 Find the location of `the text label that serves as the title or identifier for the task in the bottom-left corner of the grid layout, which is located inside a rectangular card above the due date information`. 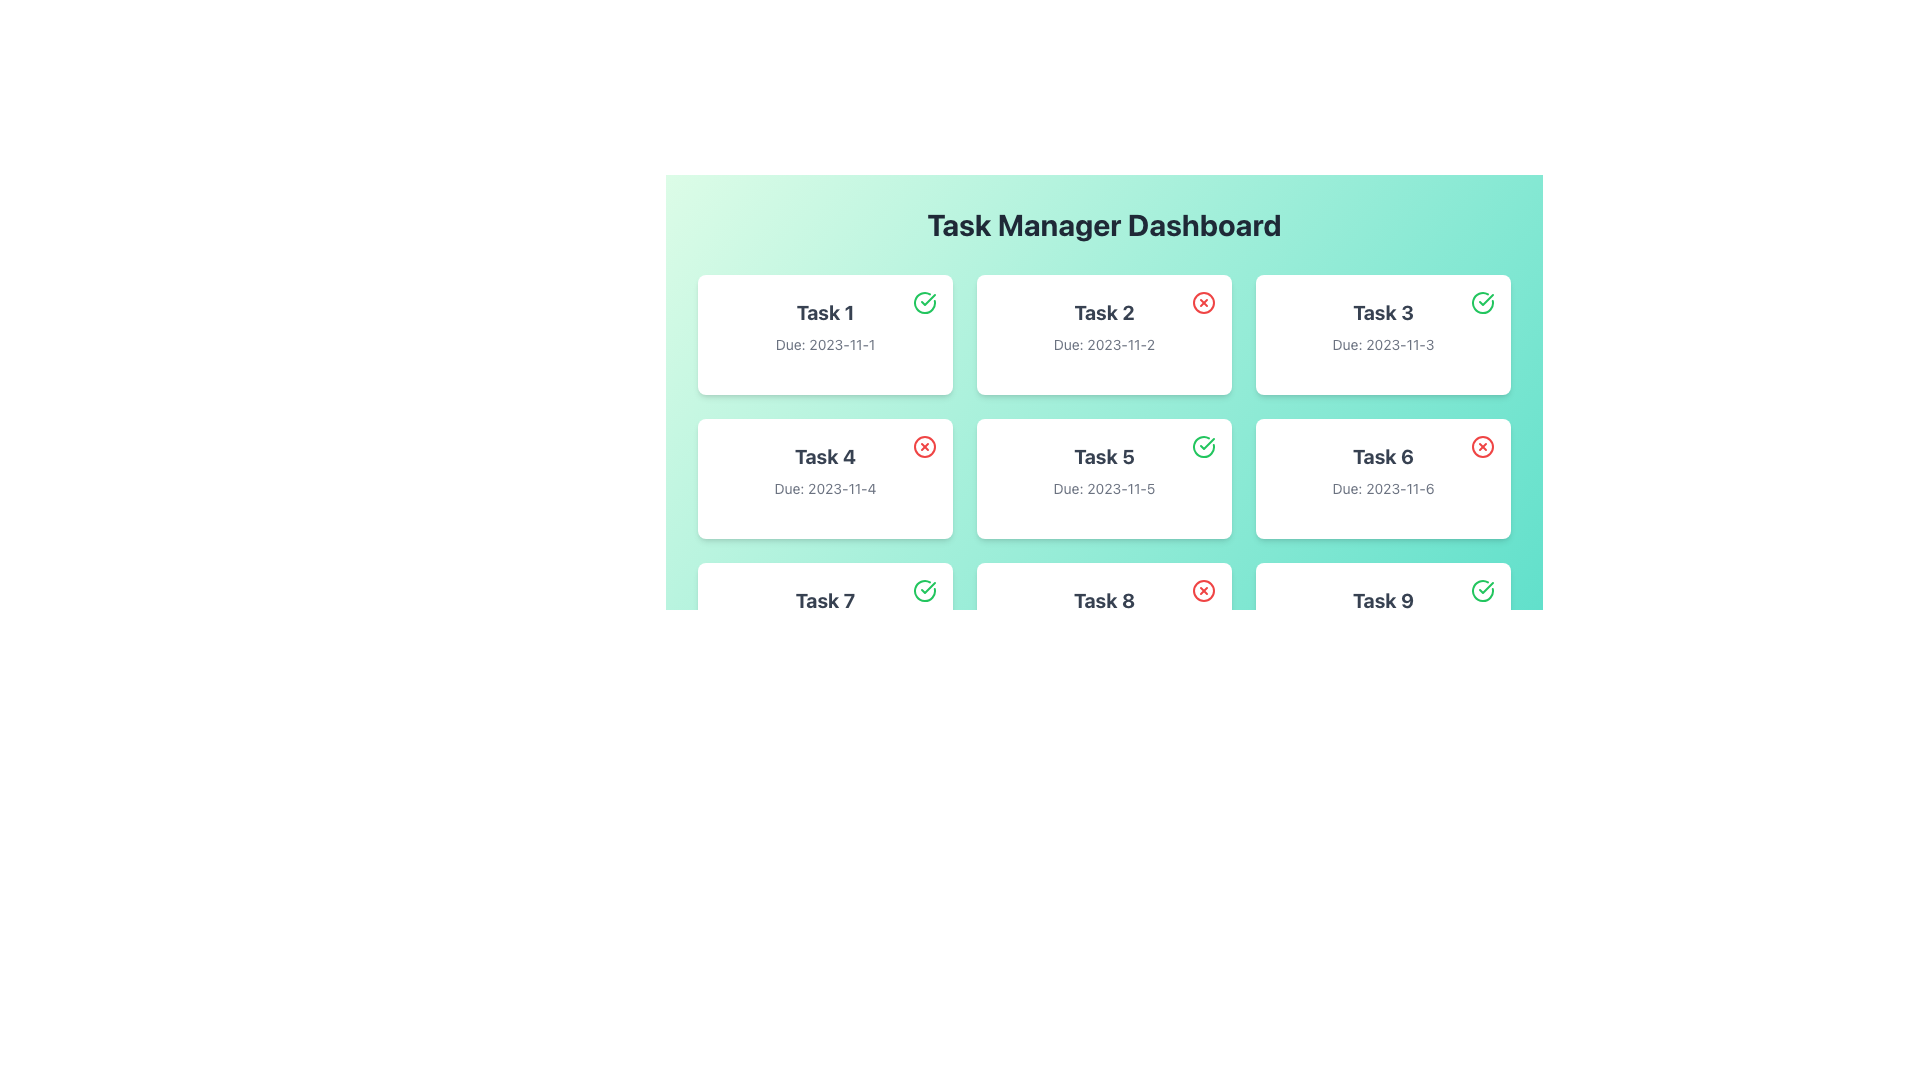

the text label that serves as the title or identifier for the task in the bottom-left corner of the grid layout, which is located inside a rectangular card above the due date information is located at coordinates (825, 600).